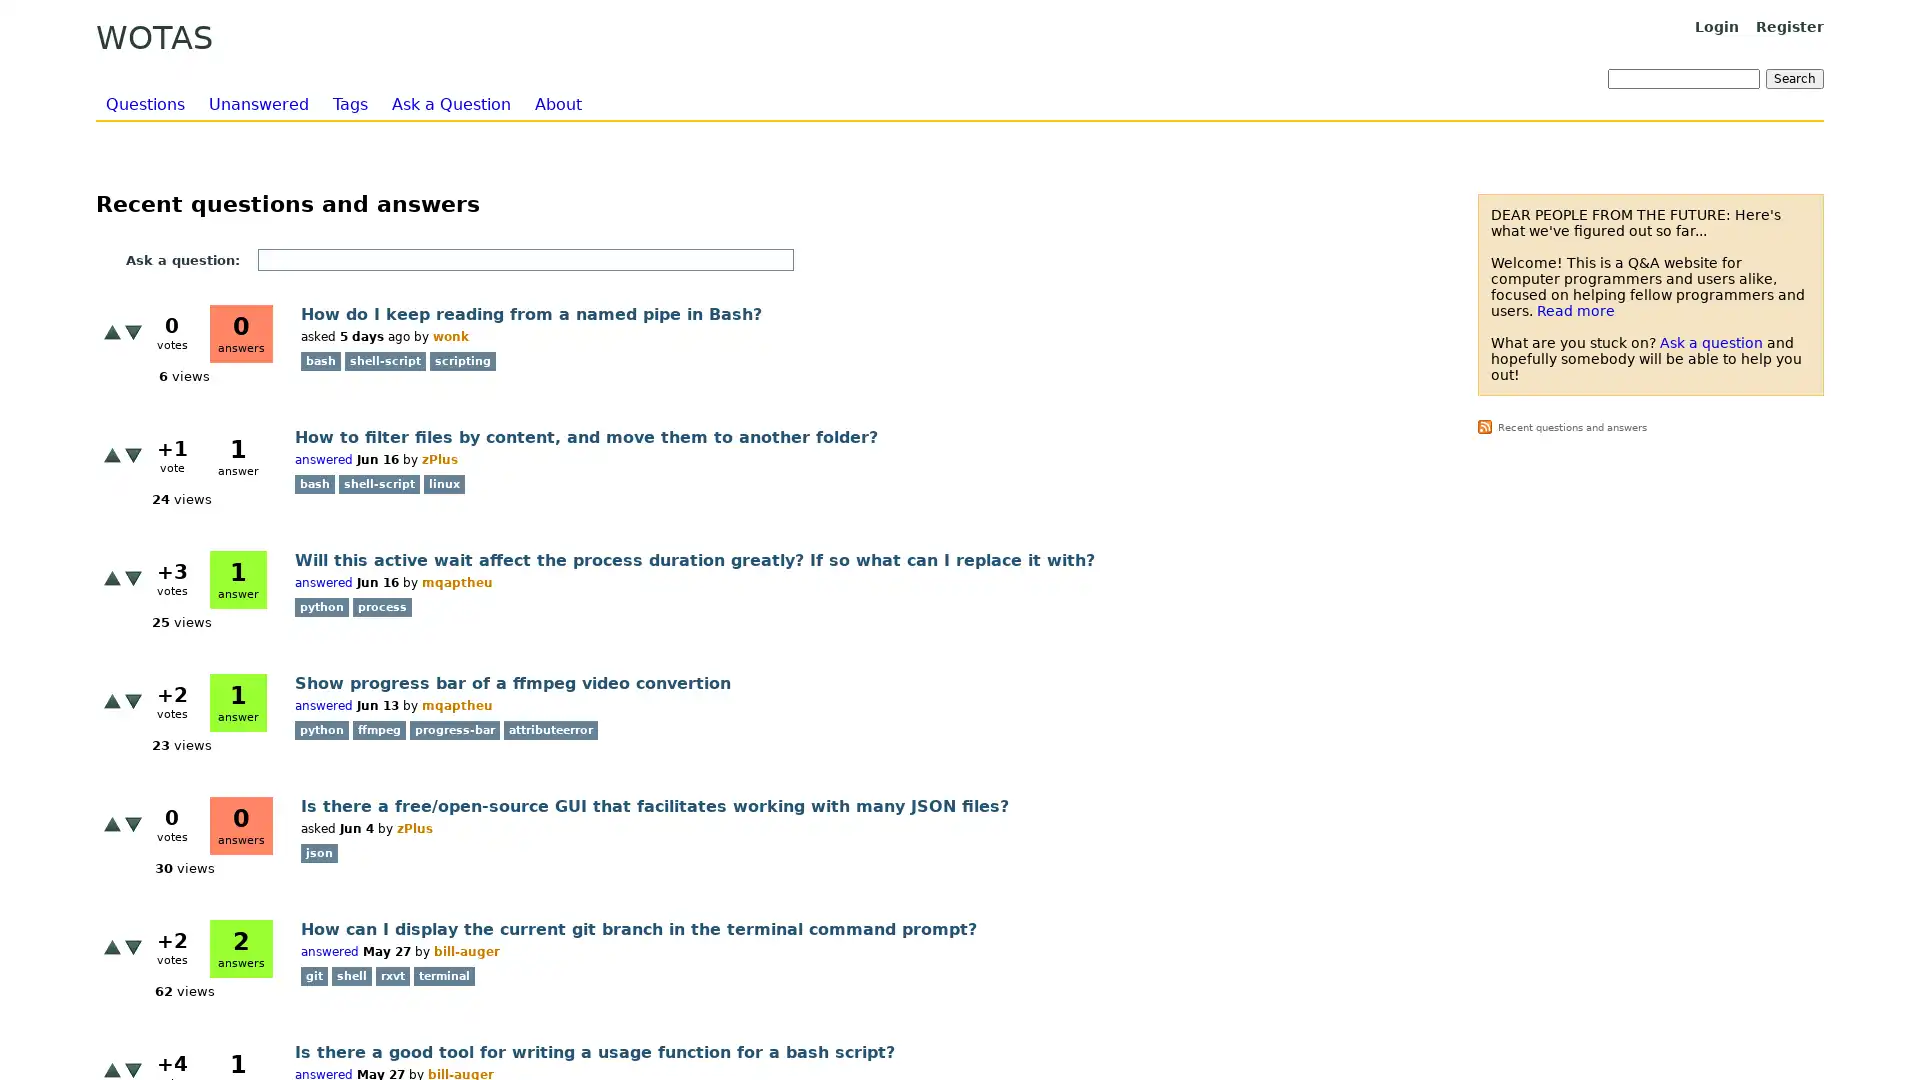  What do you see at coordinates (111, 700) in the screenshot?
I see `+` at bounding box center [111, 700].